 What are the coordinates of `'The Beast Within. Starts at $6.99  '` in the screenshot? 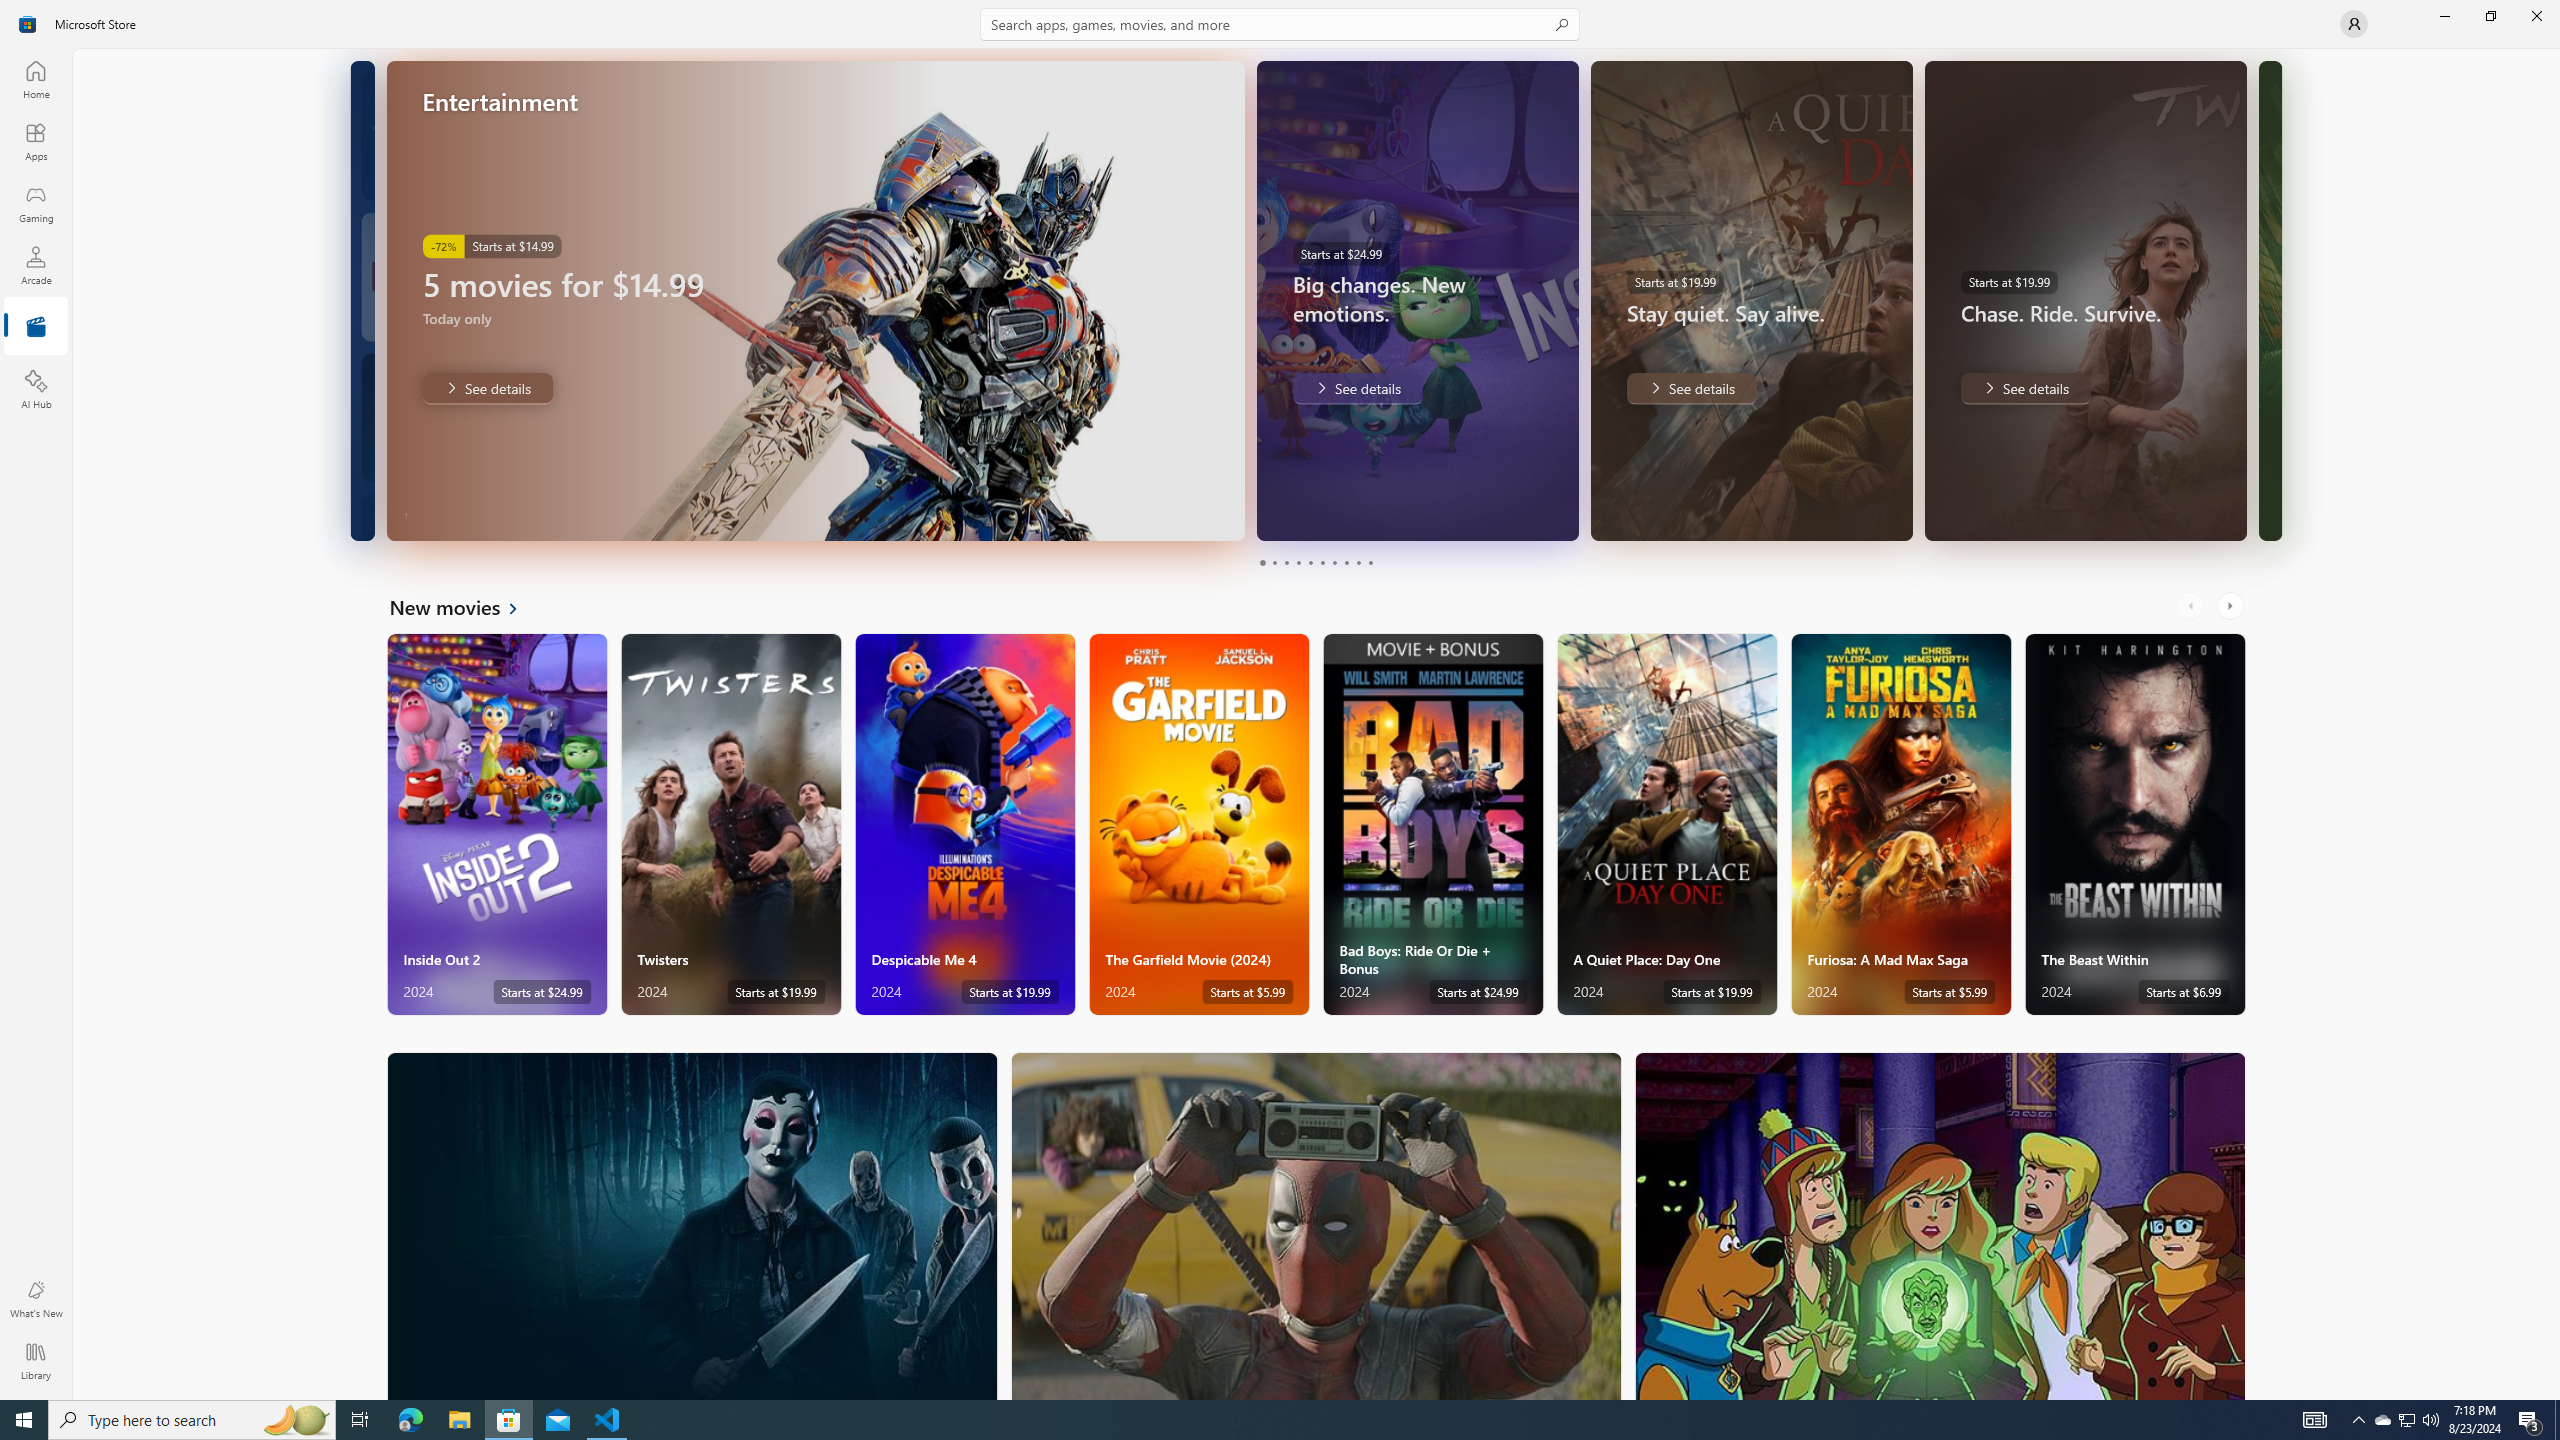 It's located at (2135, 824).